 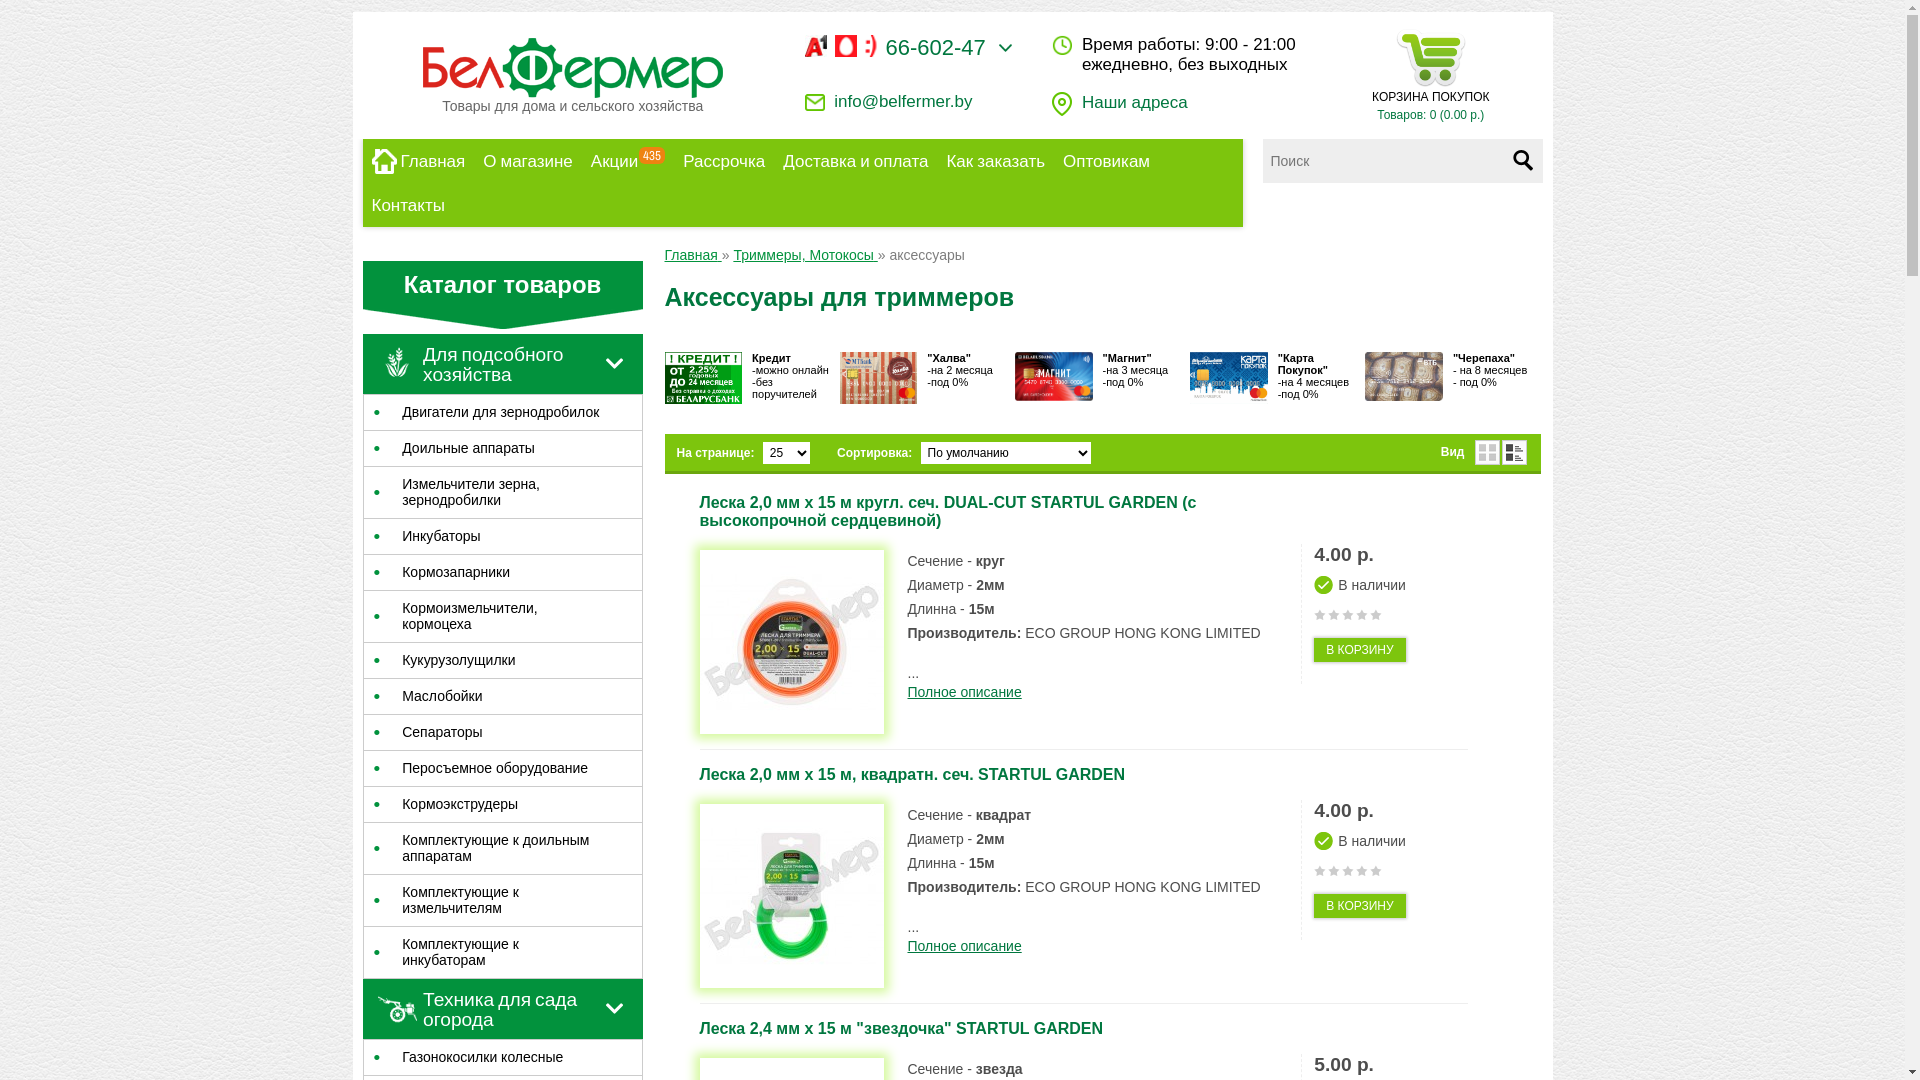 What do you see at coordinates (906, 53) in the screenshot?
I see `'66-602-47'` at bounding box center [906, 53].